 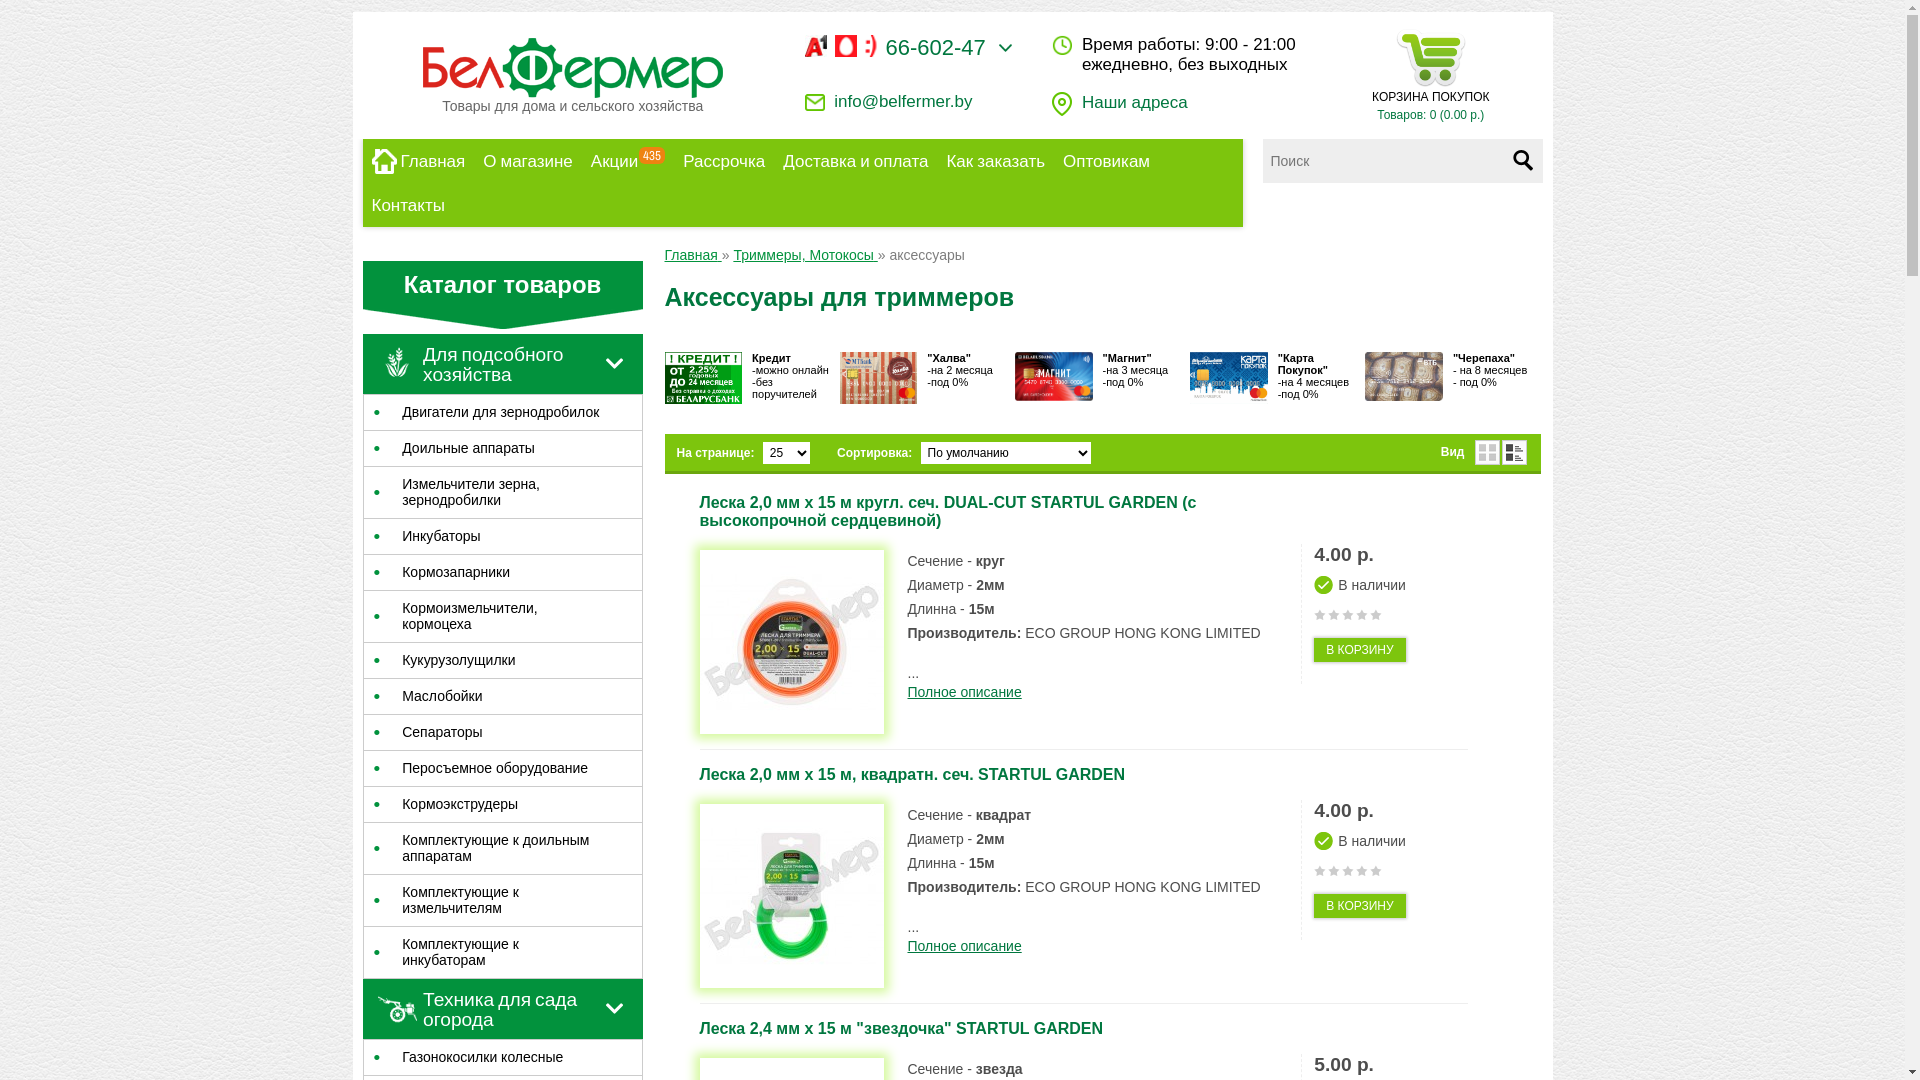 What do you see at coordinates (906, 53) in the screenshot?
I see `'66-602-47'` at bounding box center [906, 53].